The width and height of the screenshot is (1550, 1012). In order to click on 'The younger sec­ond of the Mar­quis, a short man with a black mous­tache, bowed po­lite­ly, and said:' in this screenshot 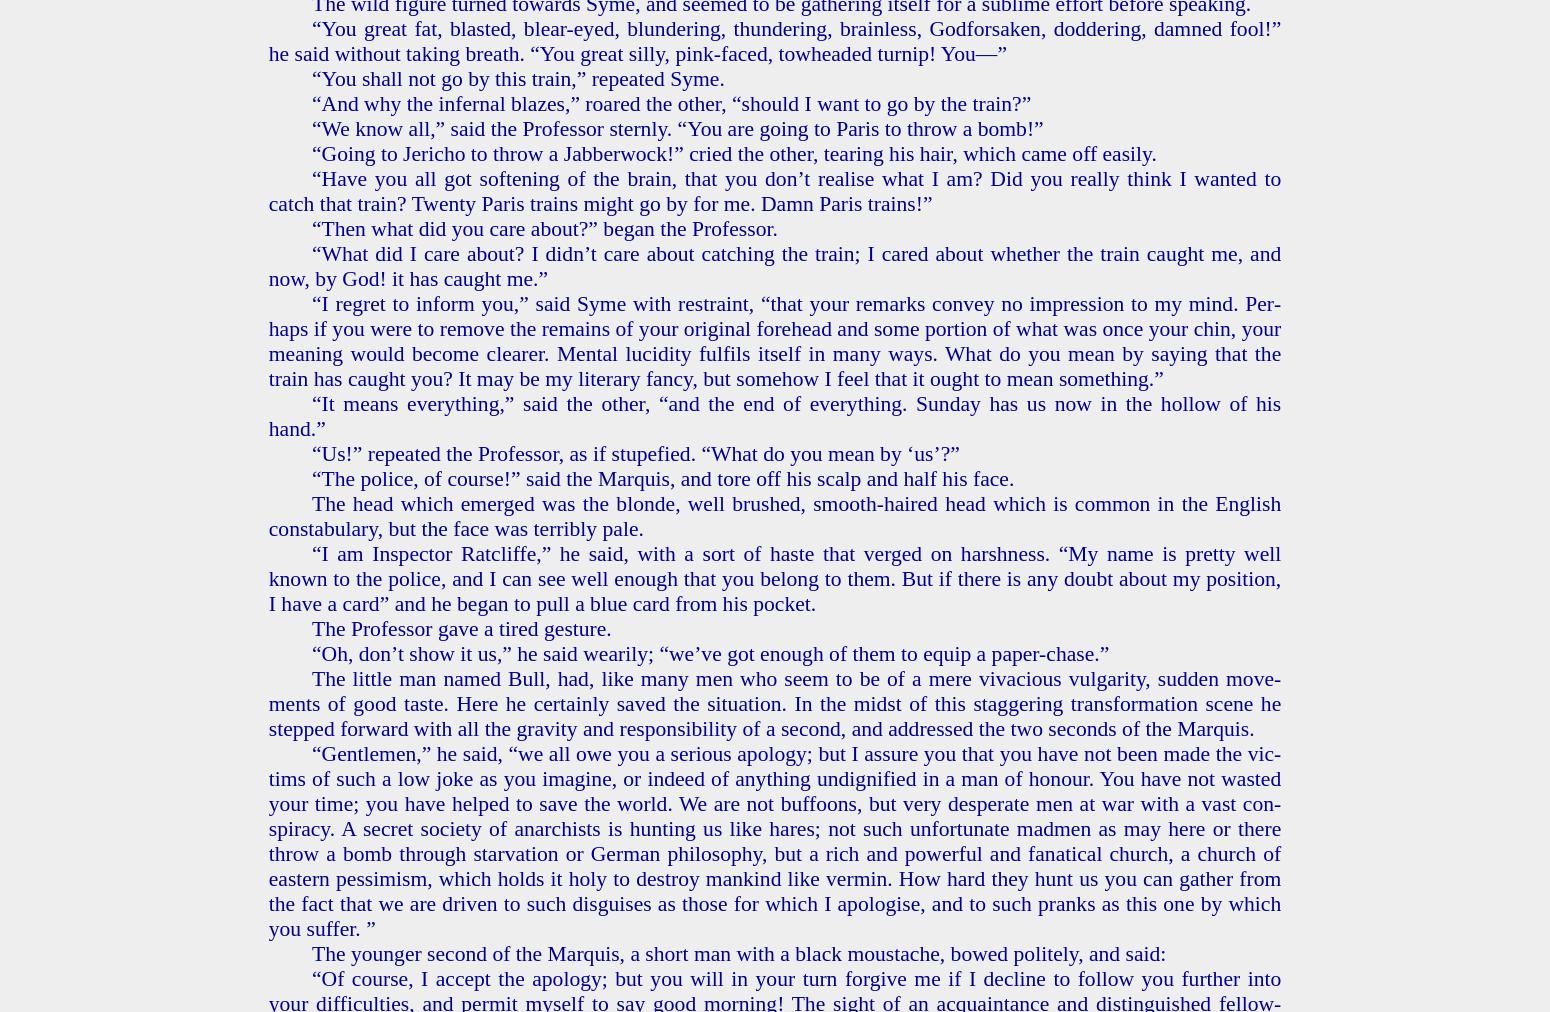, I will do `click(310, 953)`.